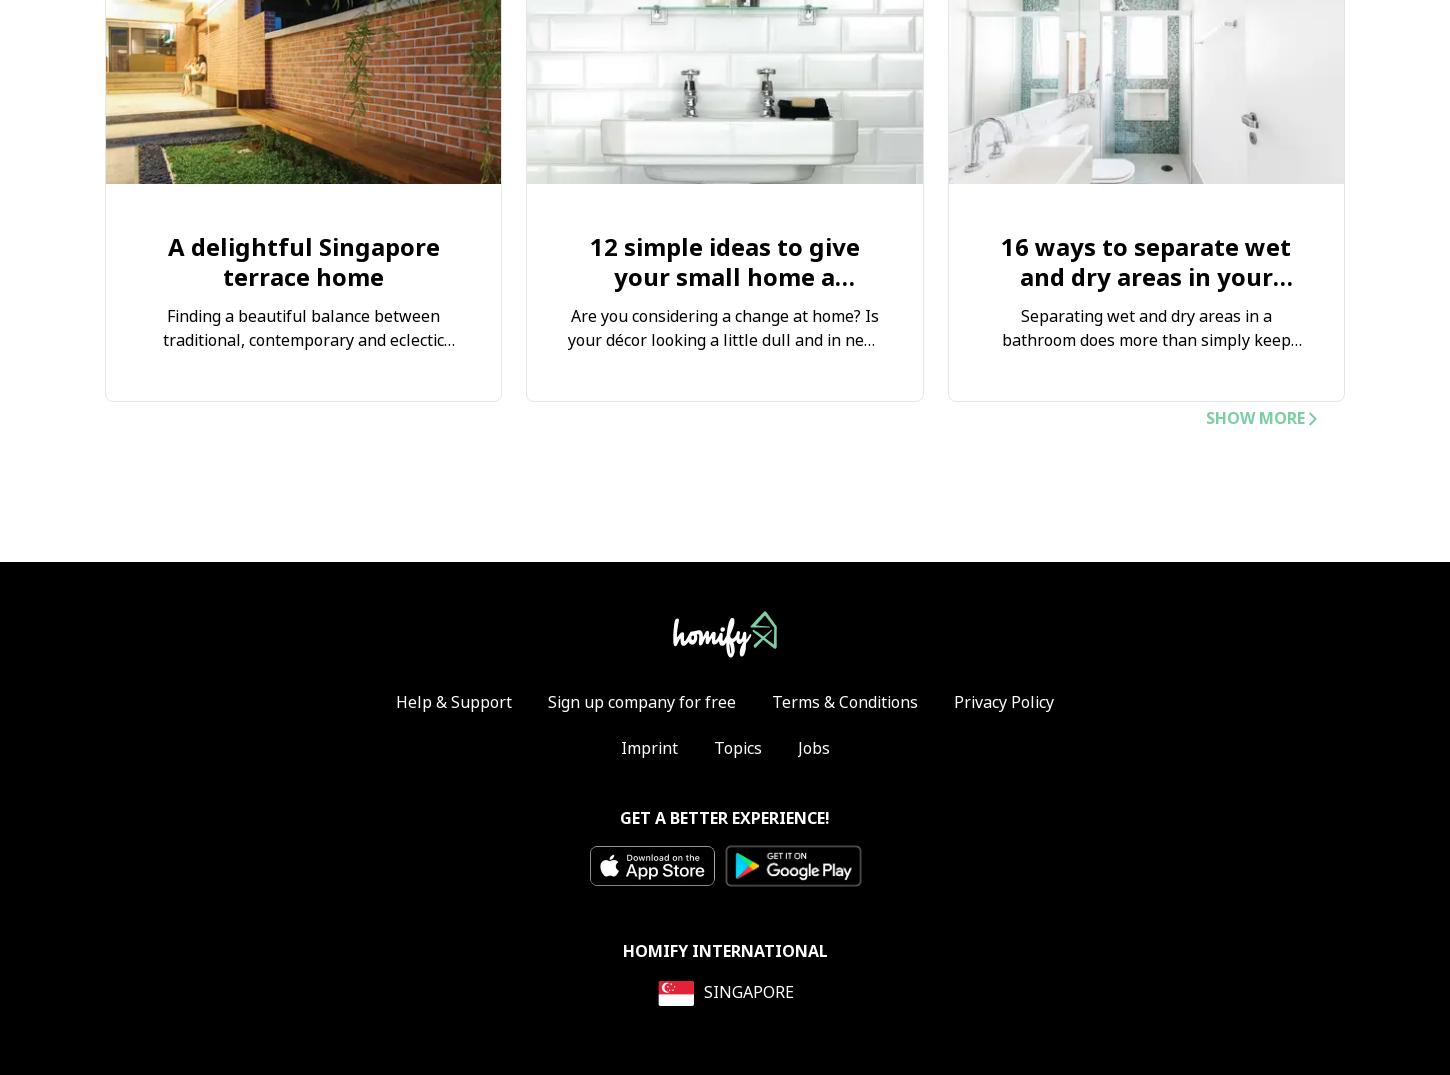 The image size is (1450, 1075). What do you see at coordinates (303, 262) in the screenshot?
I see `'A delightful Singapore terrace home'` at bounding box center [303, 262].